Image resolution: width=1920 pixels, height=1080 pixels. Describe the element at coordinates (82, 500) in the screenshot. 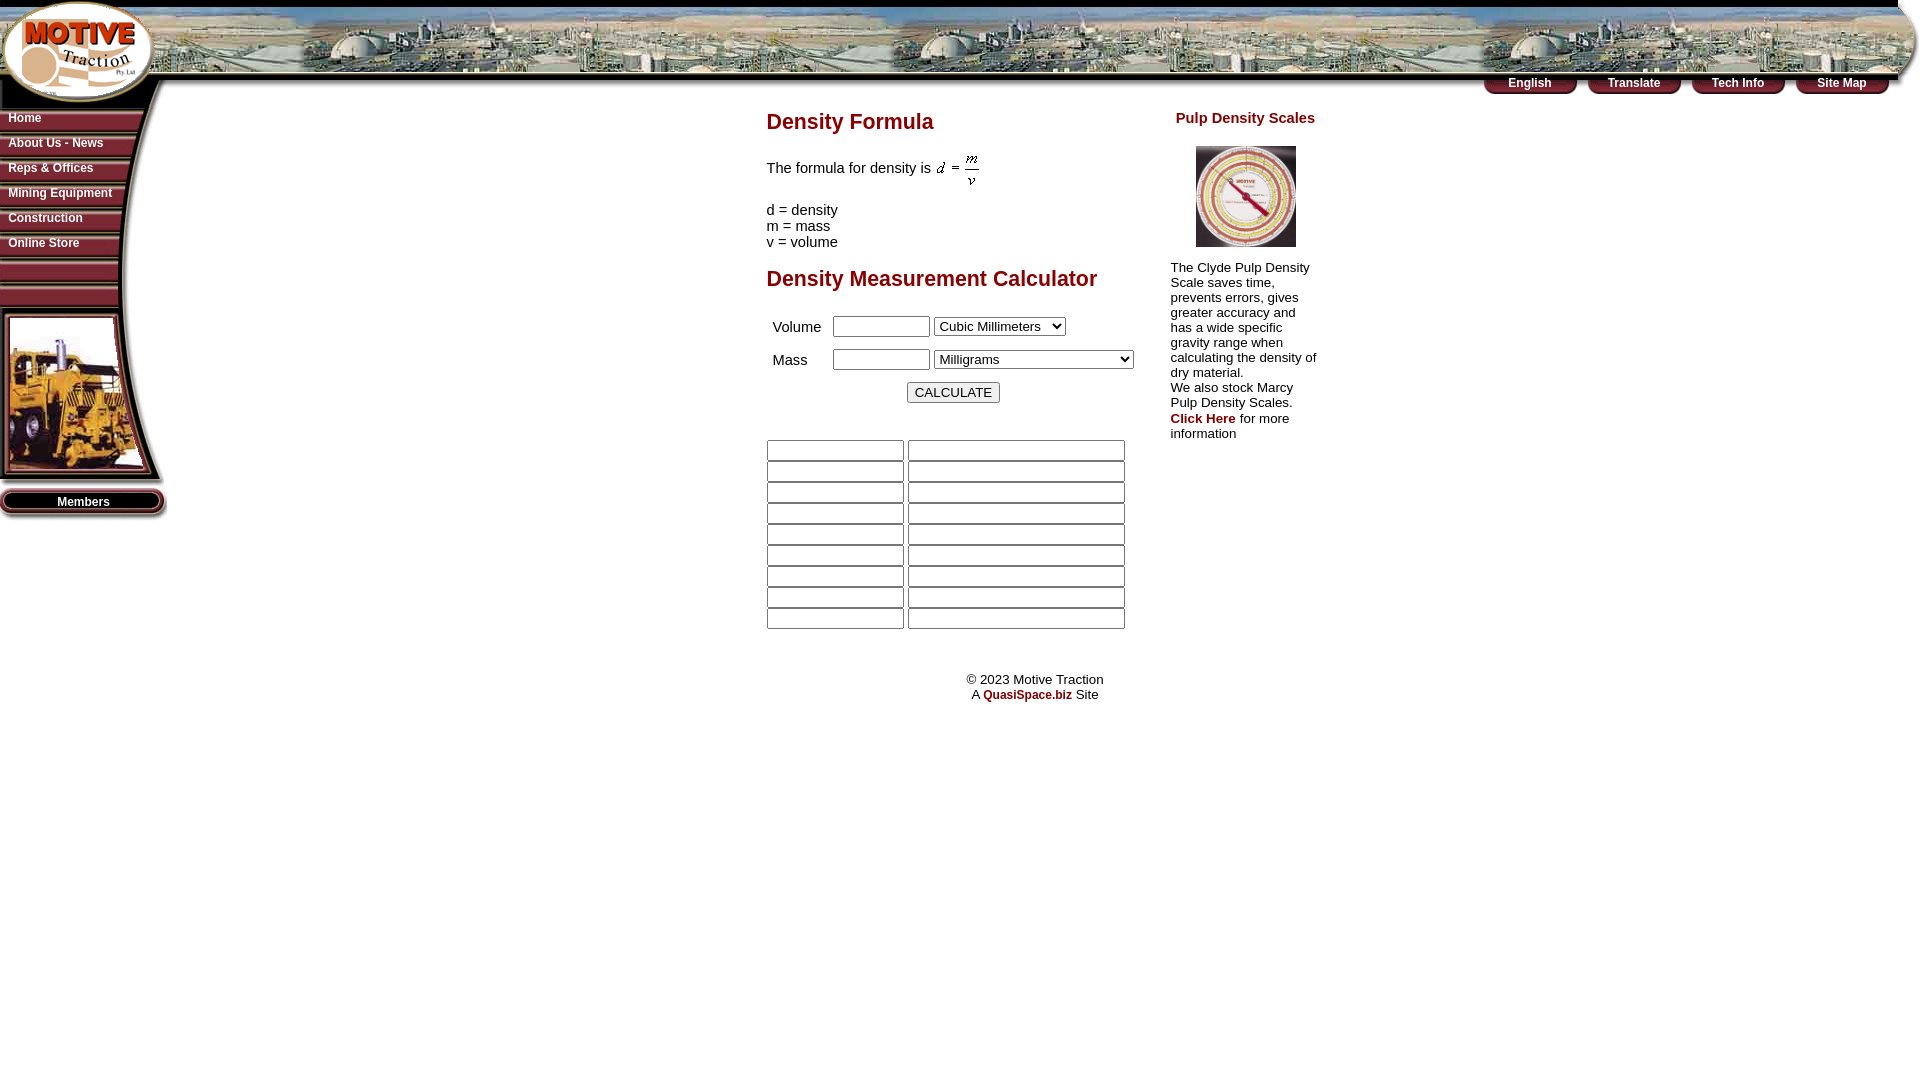

I see `'Members'` at that location.